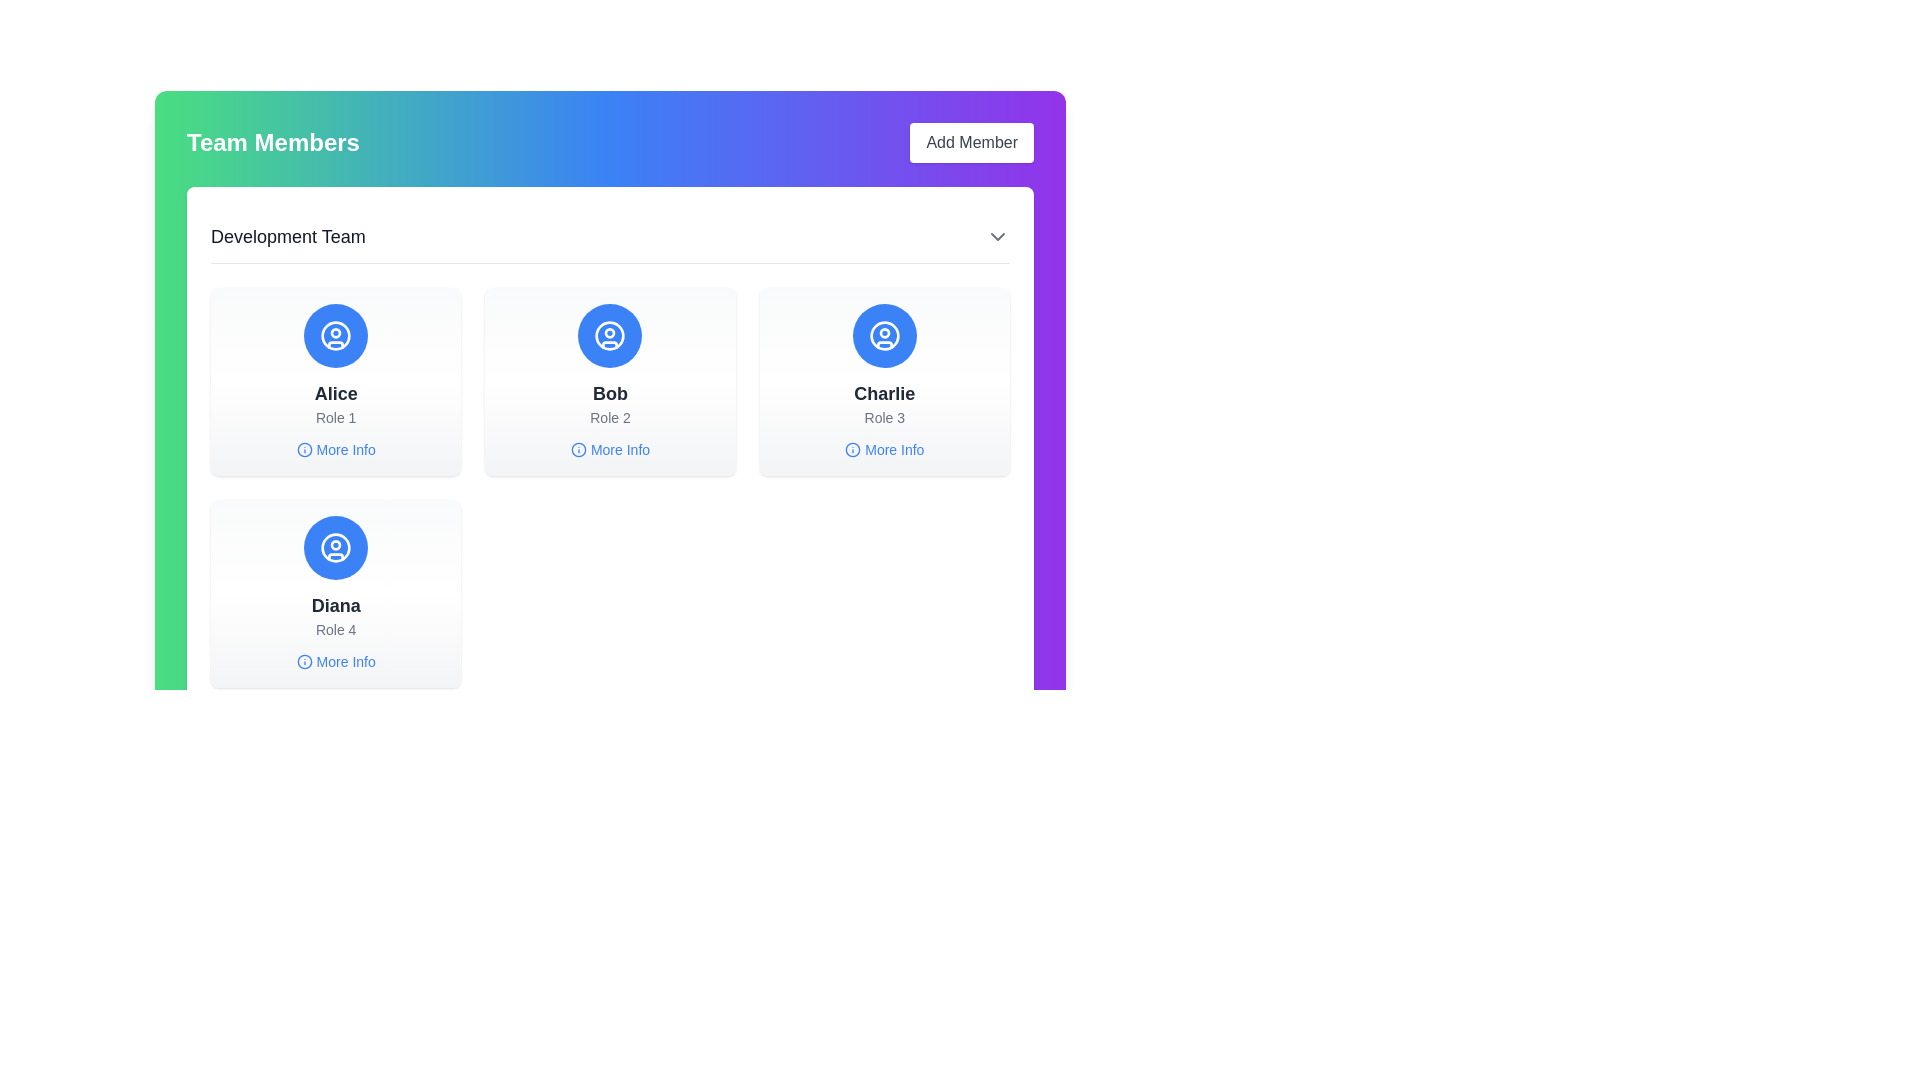 This screenshot has height=1080, width=1920. I want to click on the small circular blue 'i' icon in the 'More Info' section under Bob's profile in the Development Team group, so click(577, 450).